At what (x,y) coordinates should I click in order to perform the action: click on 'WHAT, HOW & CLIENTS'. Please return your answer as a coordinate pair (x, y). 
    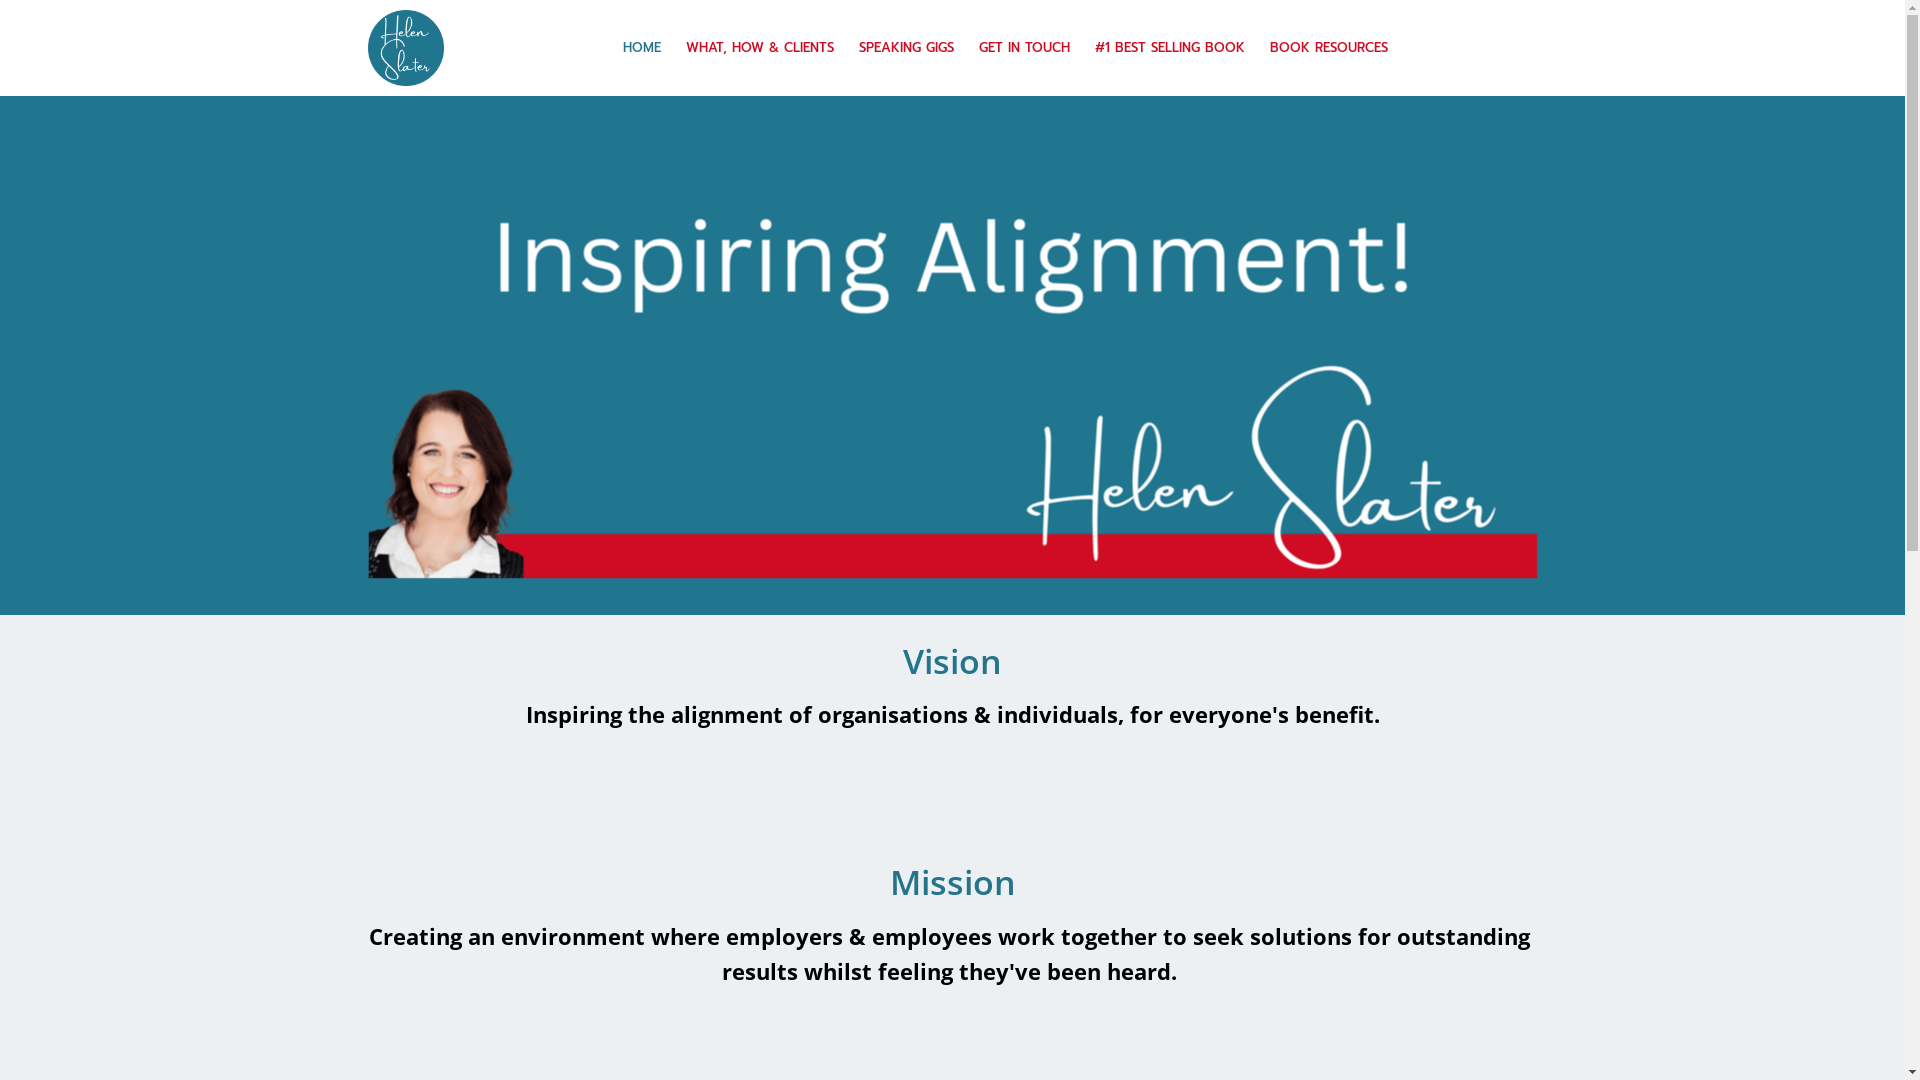
    Looking at the image, I should click on (758, 46).